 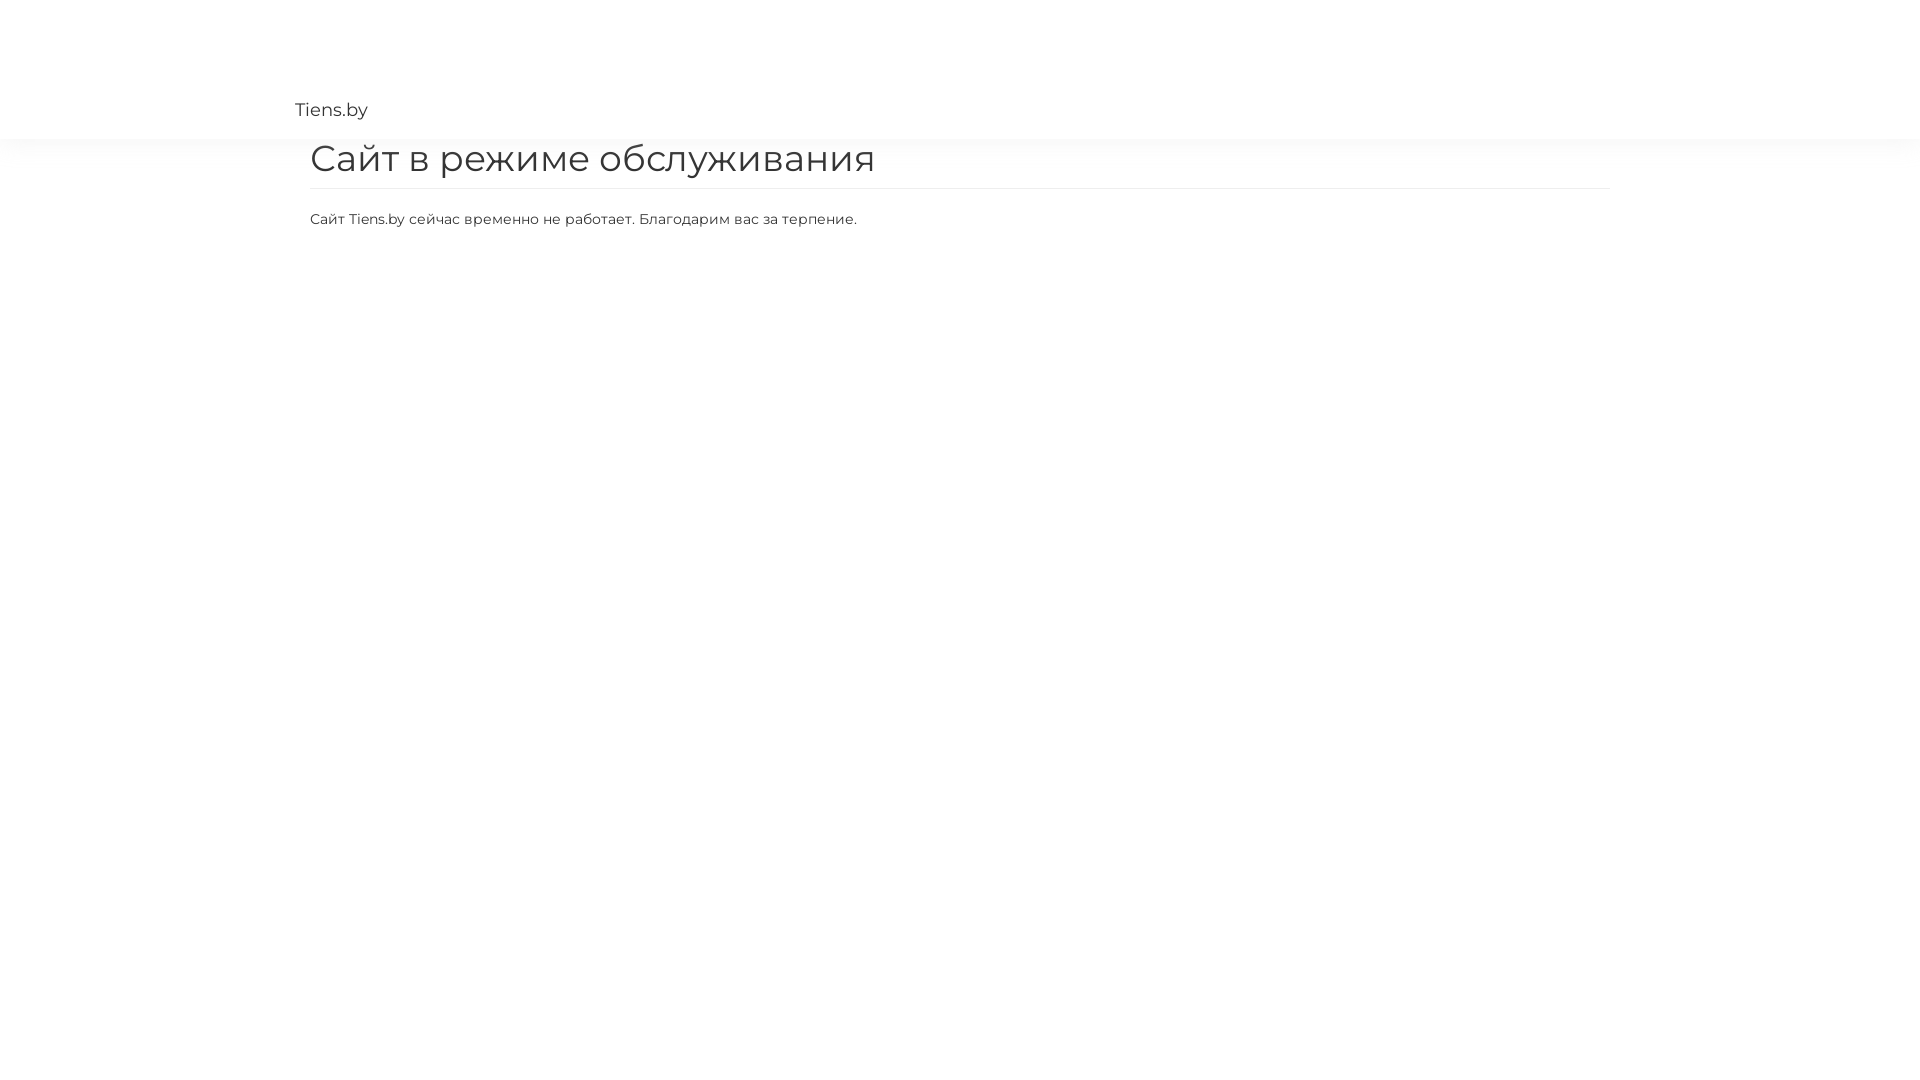 What do you see at coordinates (293, 68) in the screenshot?
I see `'Tiens.by'` at bounding box center [293, 68].